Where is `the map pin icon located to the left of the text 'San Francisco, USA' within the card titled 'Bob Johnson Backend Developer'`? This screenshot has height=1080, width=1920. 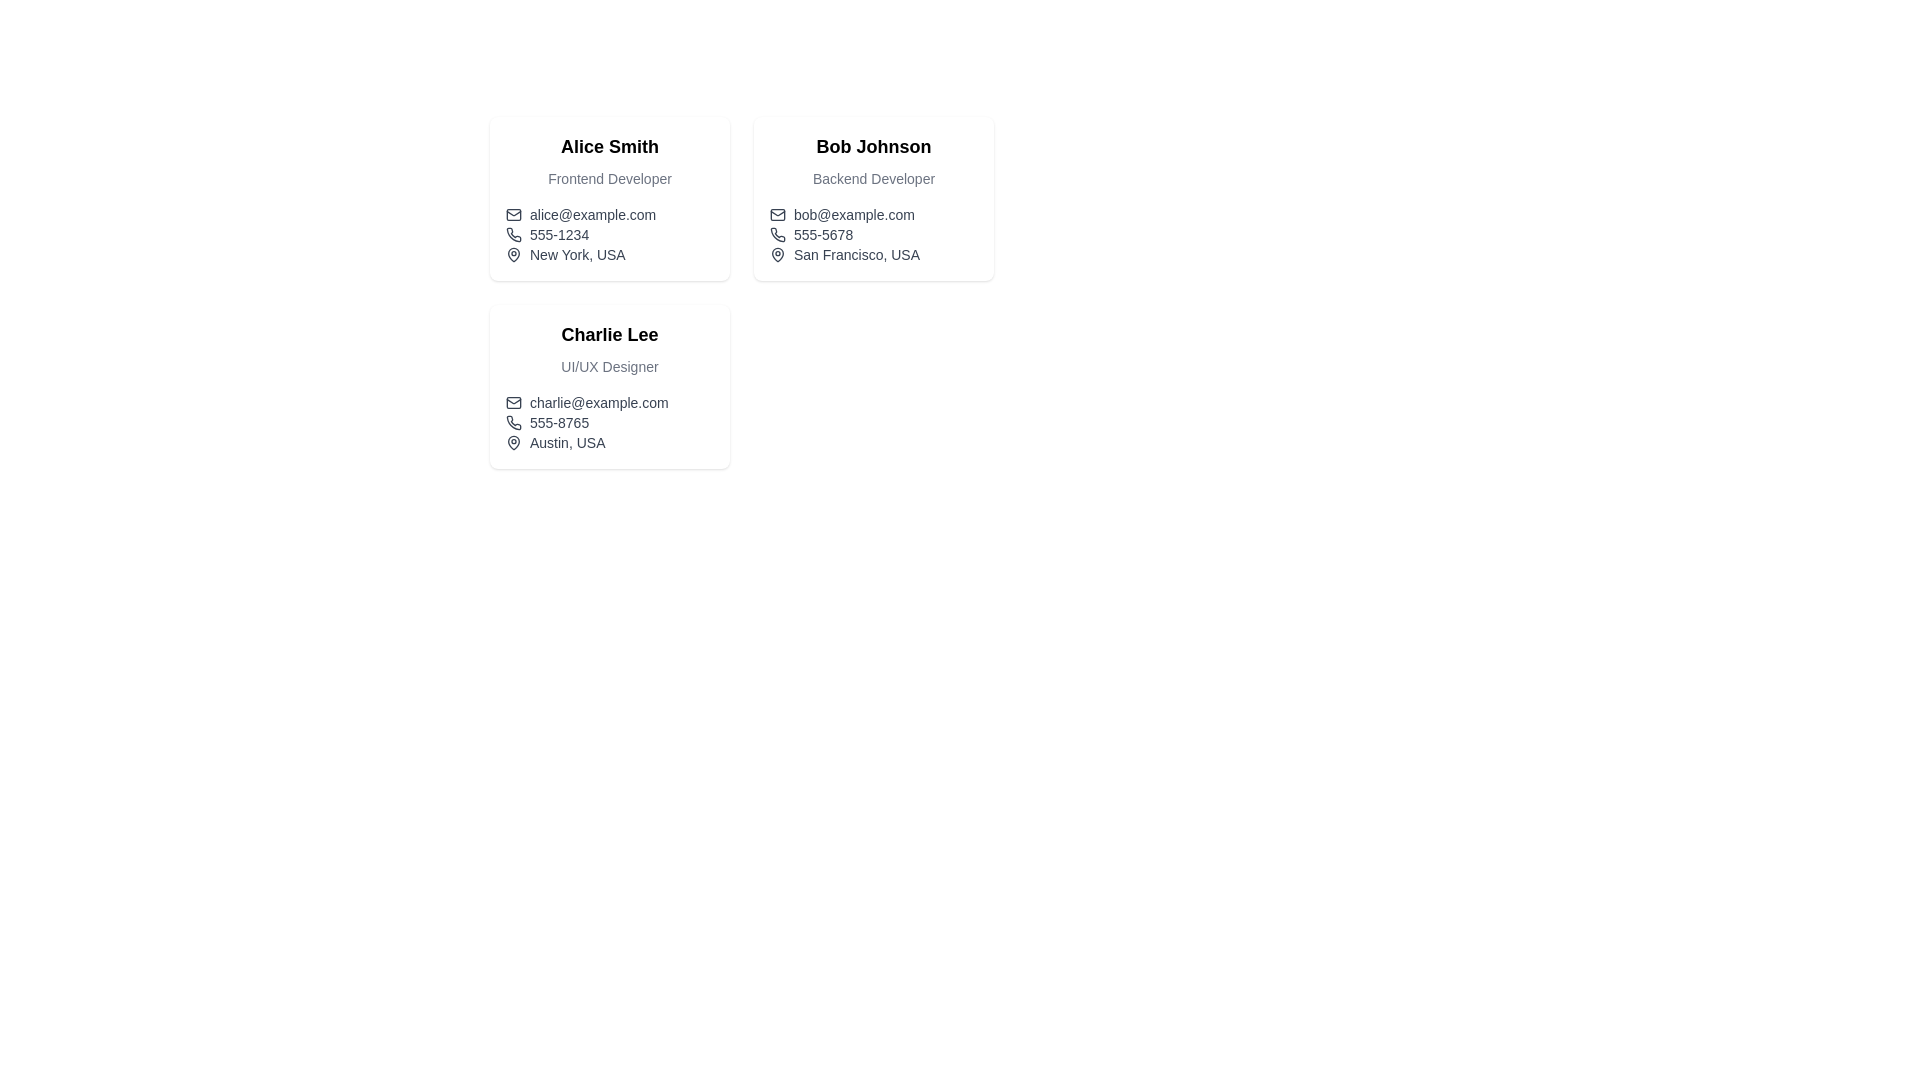 the map pin icon located to the left of the text 'San Francisco, USA' within the card titled 'Bob Johnson Backend Developer' is located at coordinates (776, 253).